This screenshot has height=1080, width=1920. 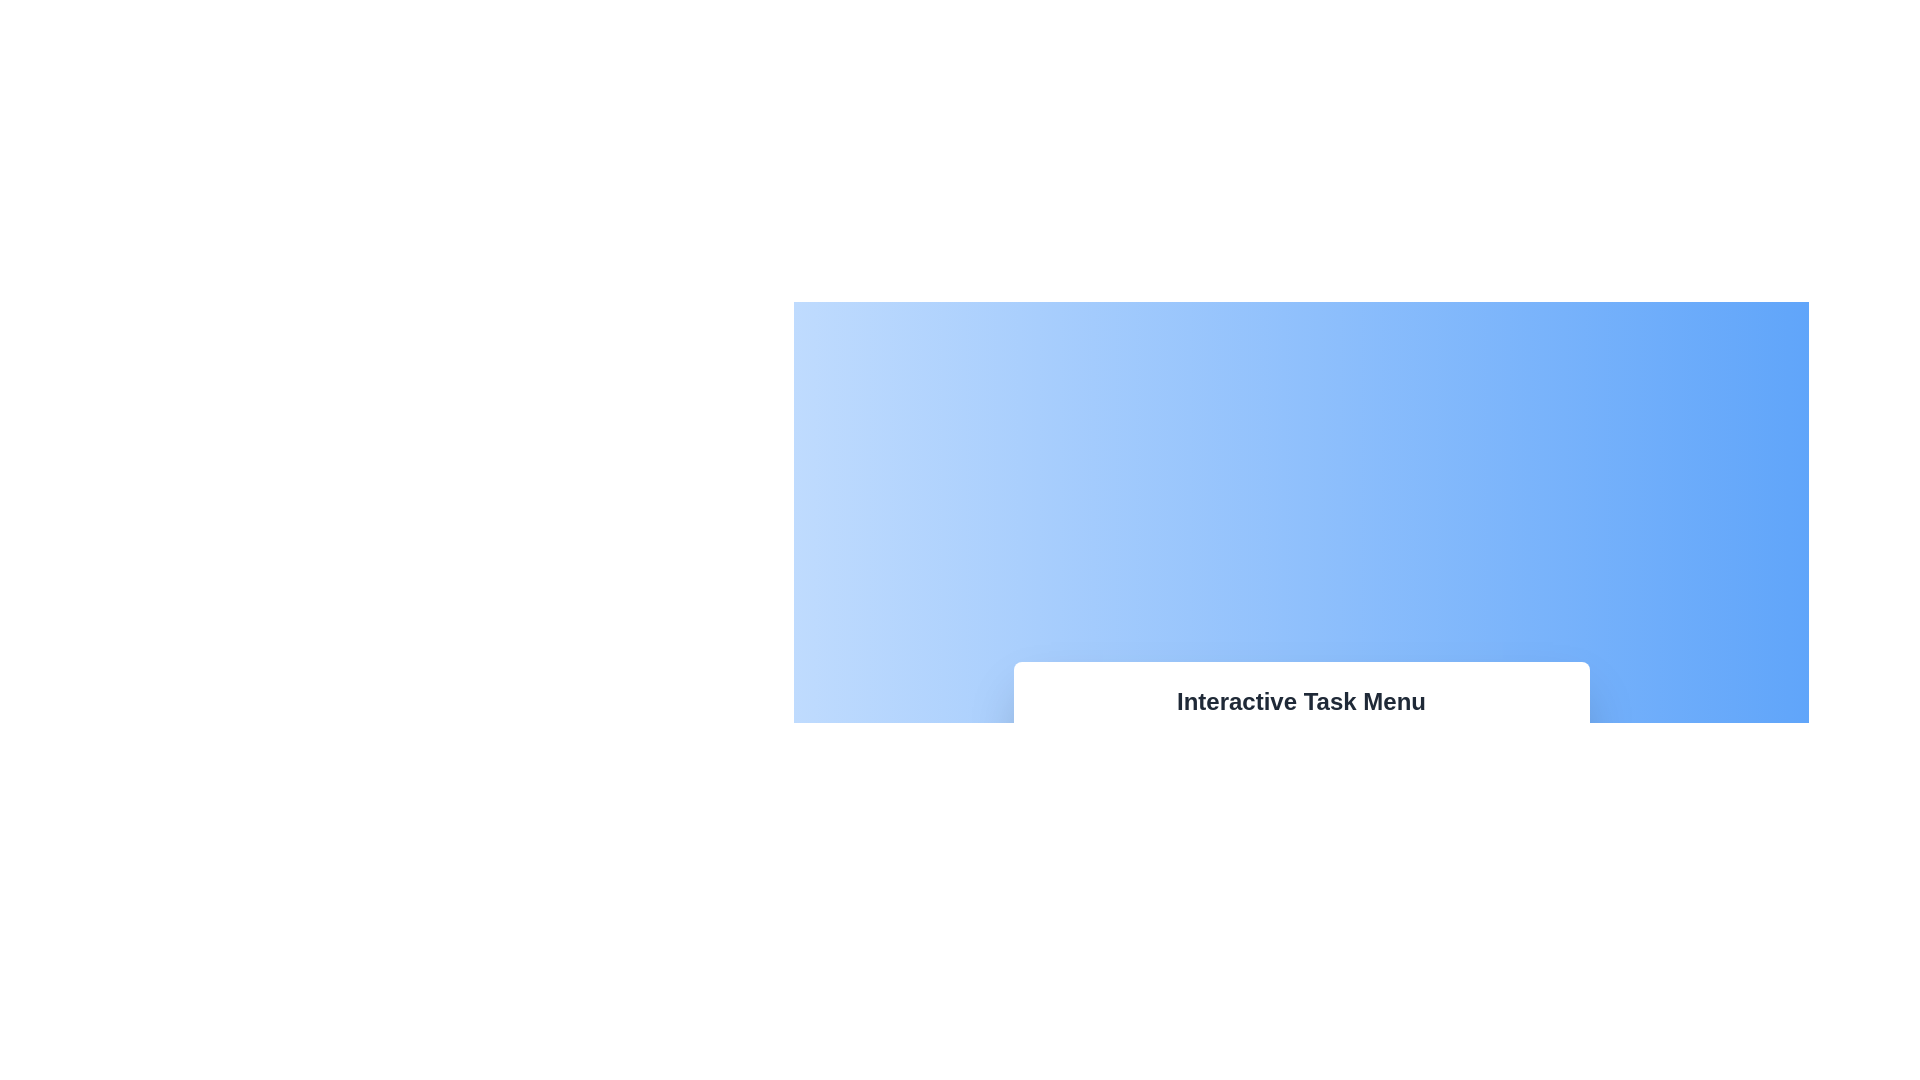 What do you see at coordinates (1301, 701) in the screenshot?
I see `text from the heading Text Label located at the top-center of the Interactive Task Menu, which is within a white shadowed box on a blue gradient background` at bounding box center [1301, 701].